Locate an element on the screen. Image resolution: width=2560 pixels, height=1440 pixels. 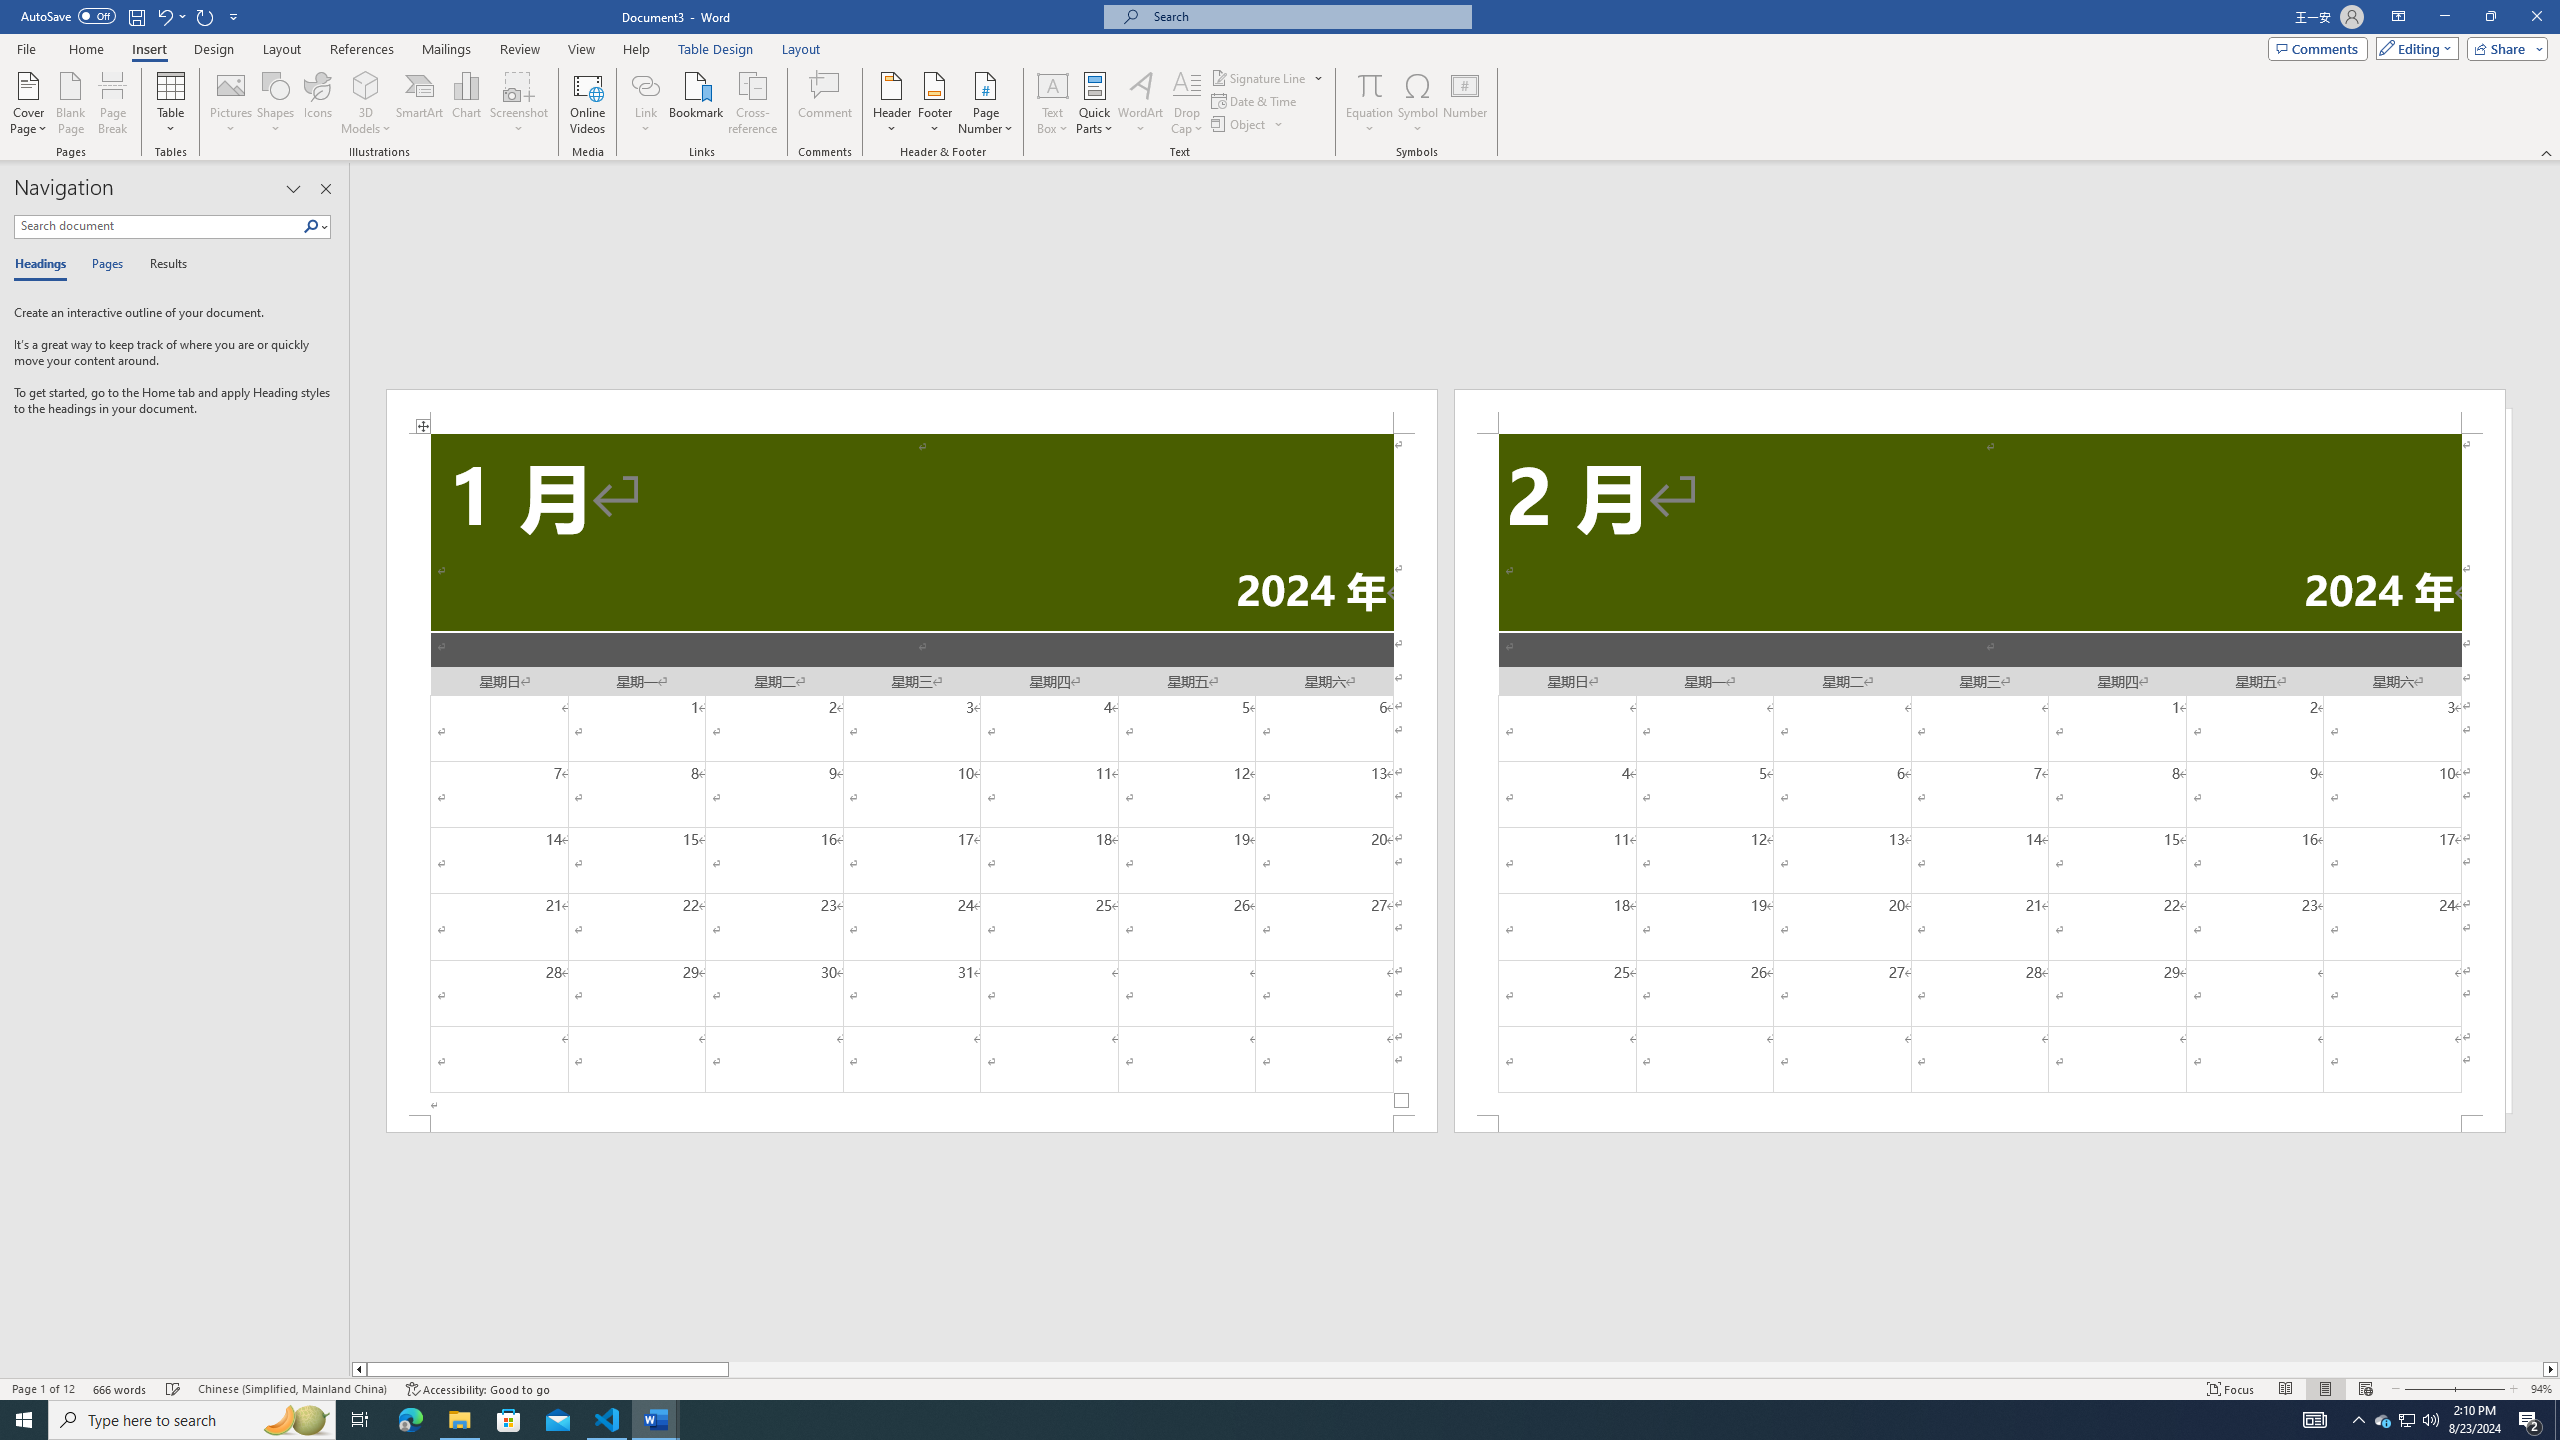
'Quick Parts' is located at coordinates (1094, 103).